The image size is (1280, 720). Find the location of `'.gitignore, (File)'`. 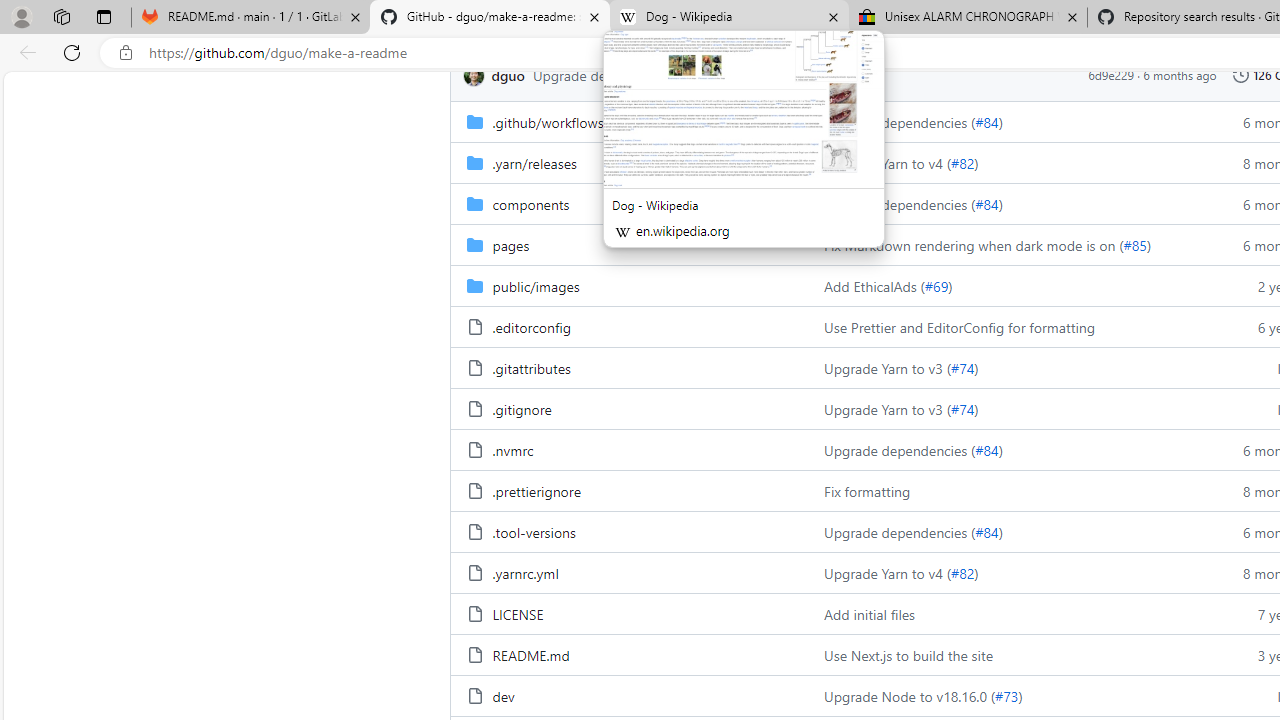

'.gitignore, (File)' is located at coordinates (521, 407).